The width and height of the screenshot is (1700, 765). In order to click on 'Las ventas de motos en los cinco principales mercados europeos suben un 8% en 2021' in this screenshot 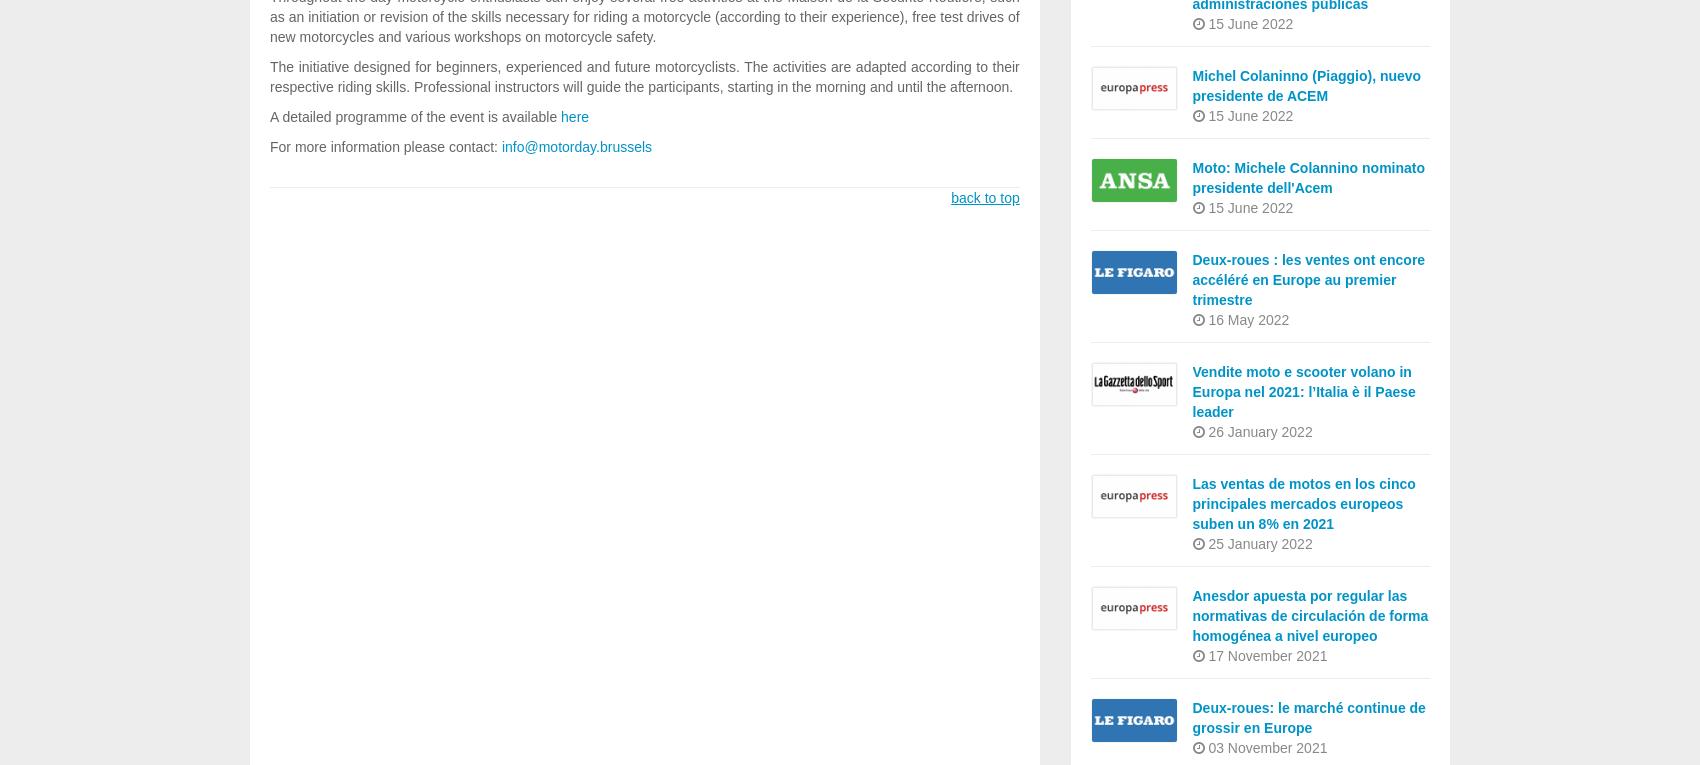, I will do `click(1303, 503)`.